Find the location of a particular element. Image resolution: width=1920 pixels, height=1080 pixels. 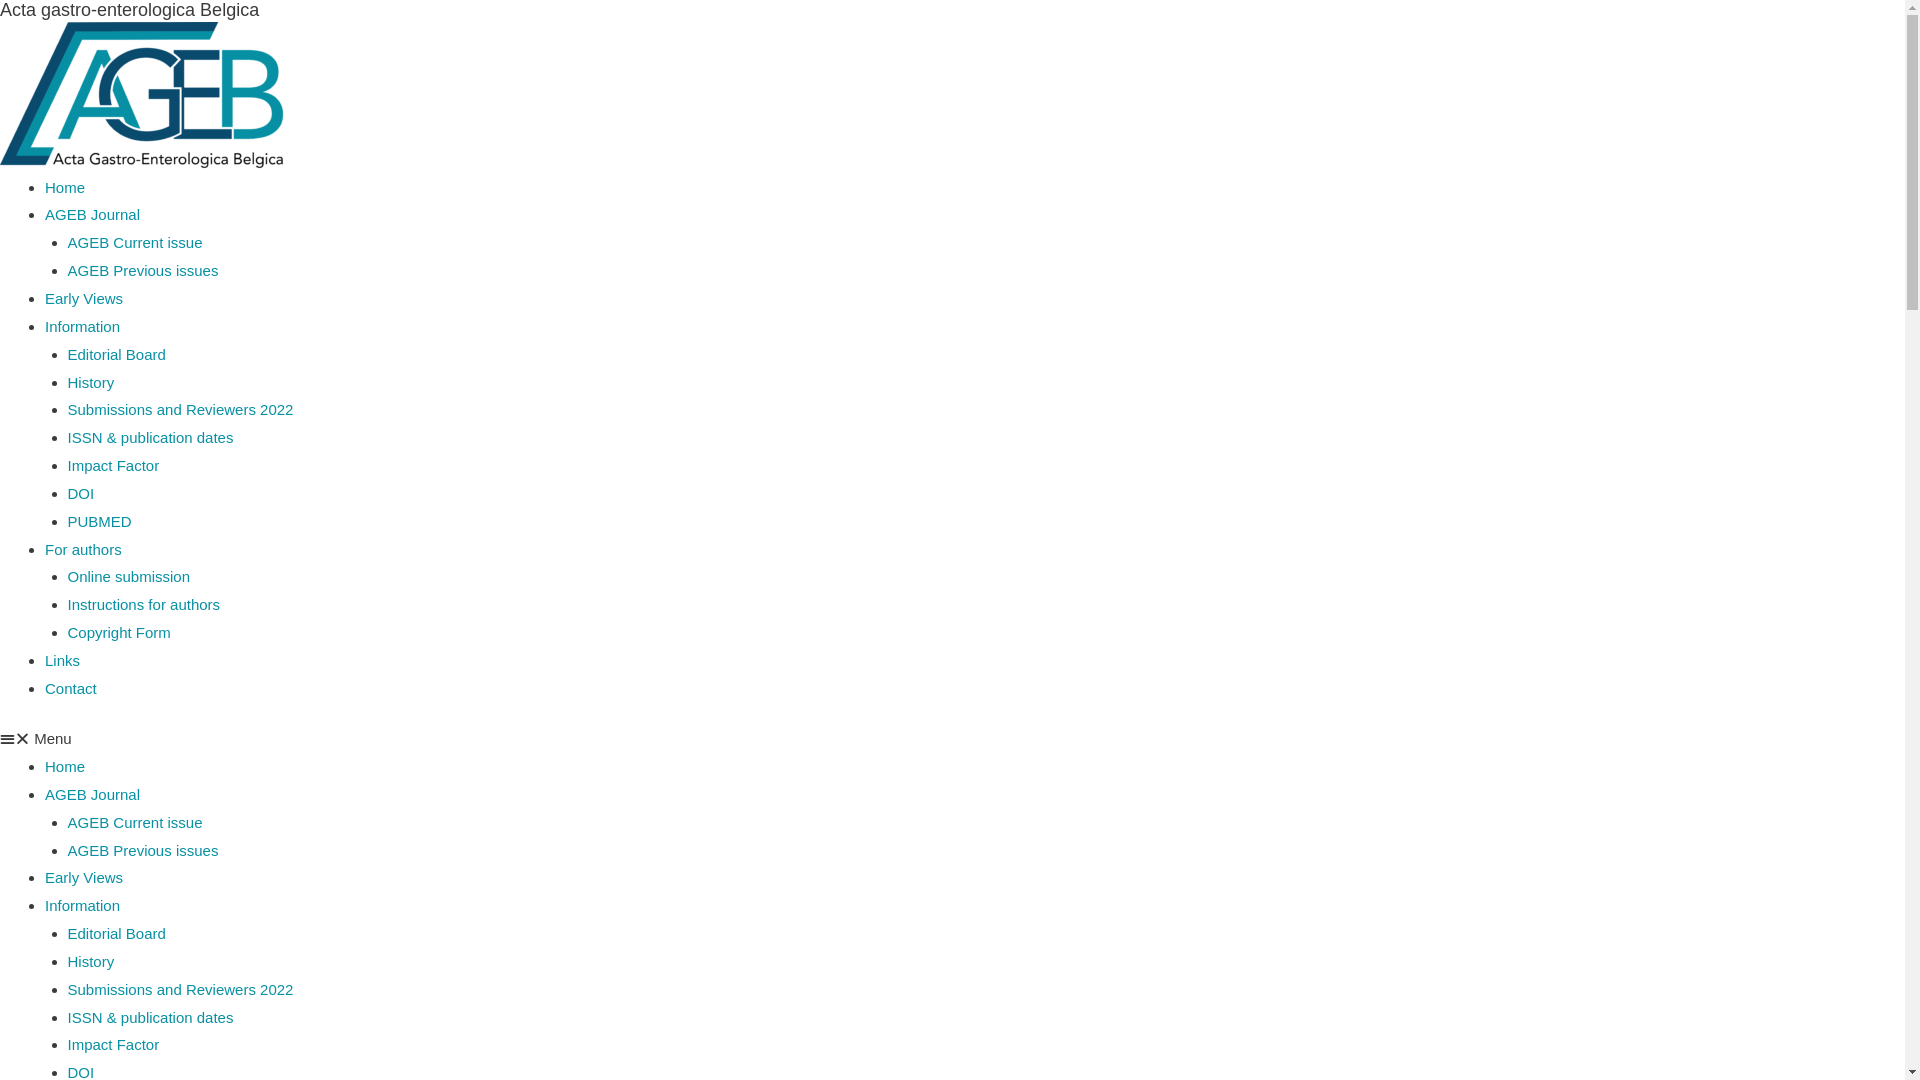

'AGEB Journal' is located at coordinates (44, 214).